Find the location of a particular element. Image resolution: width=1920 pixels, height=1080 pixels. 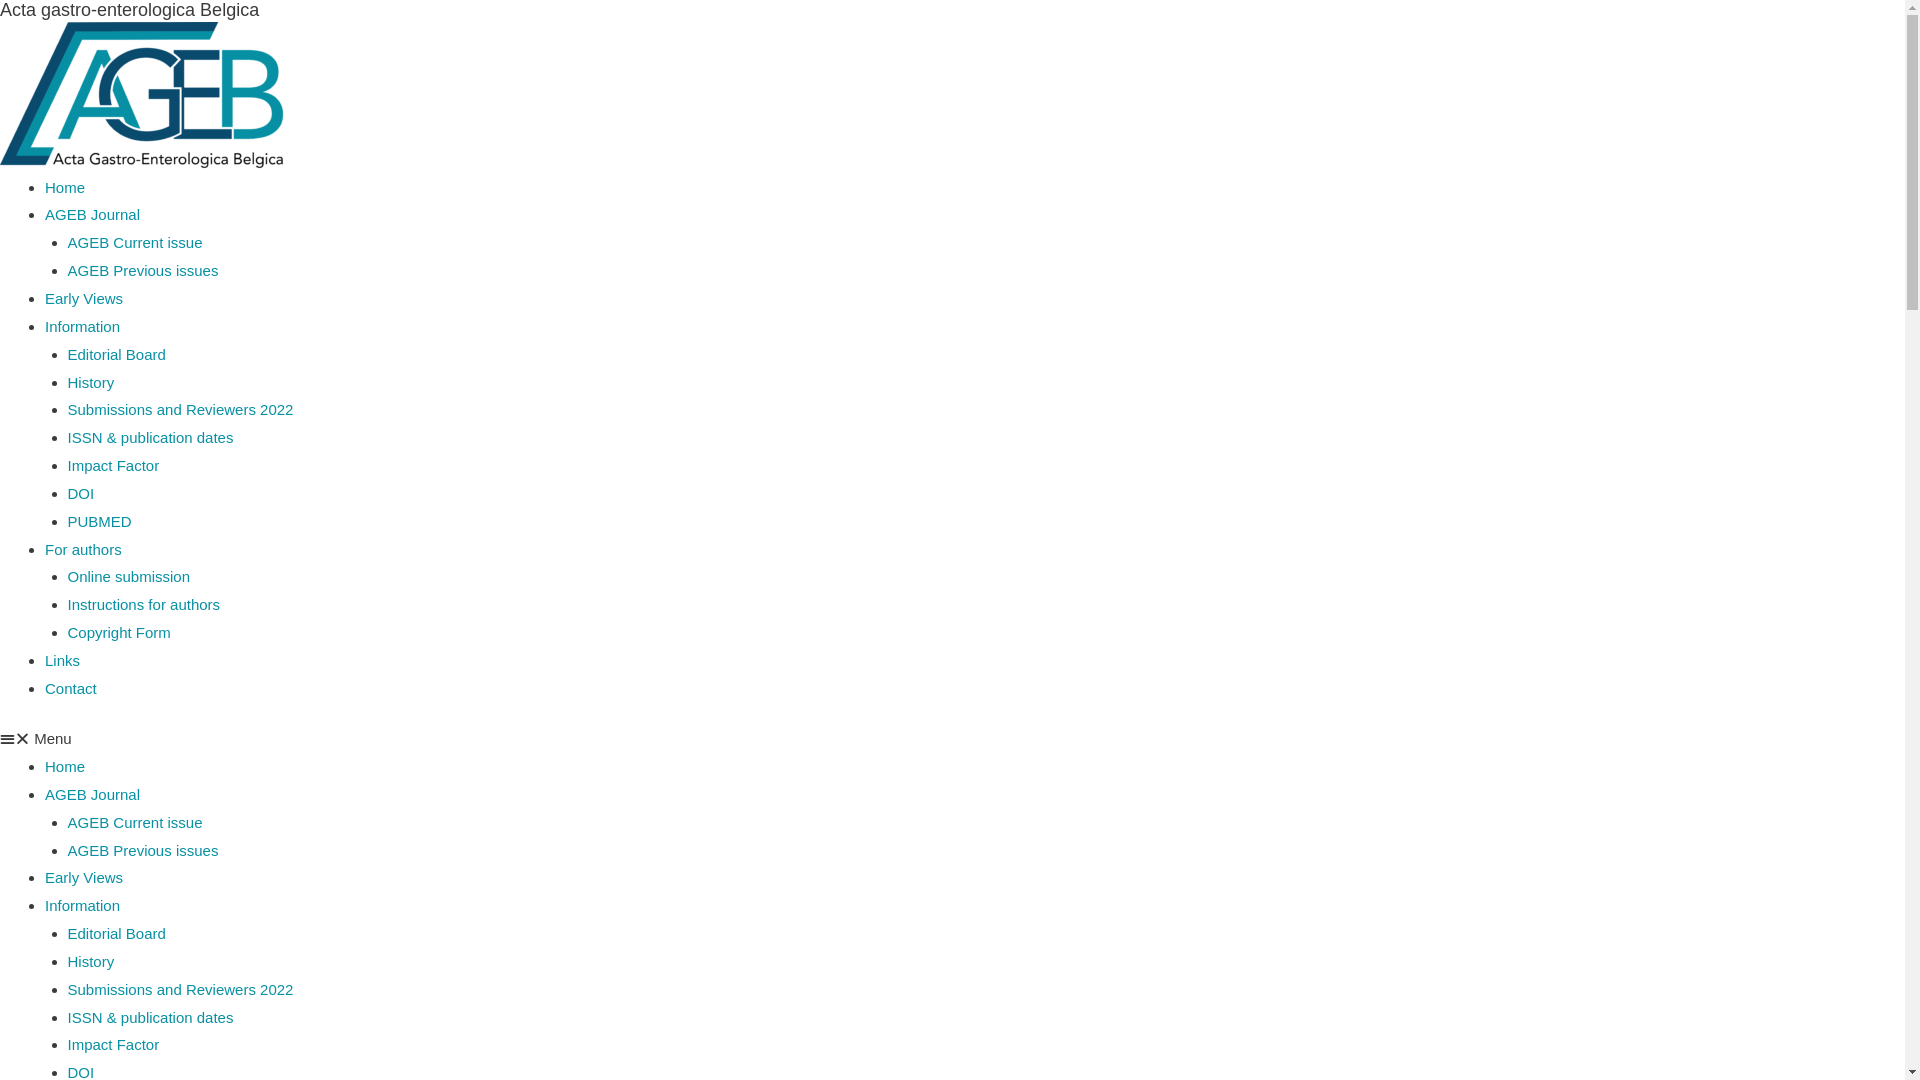

'AGEB Journal' is located at coordinates (44, 214).